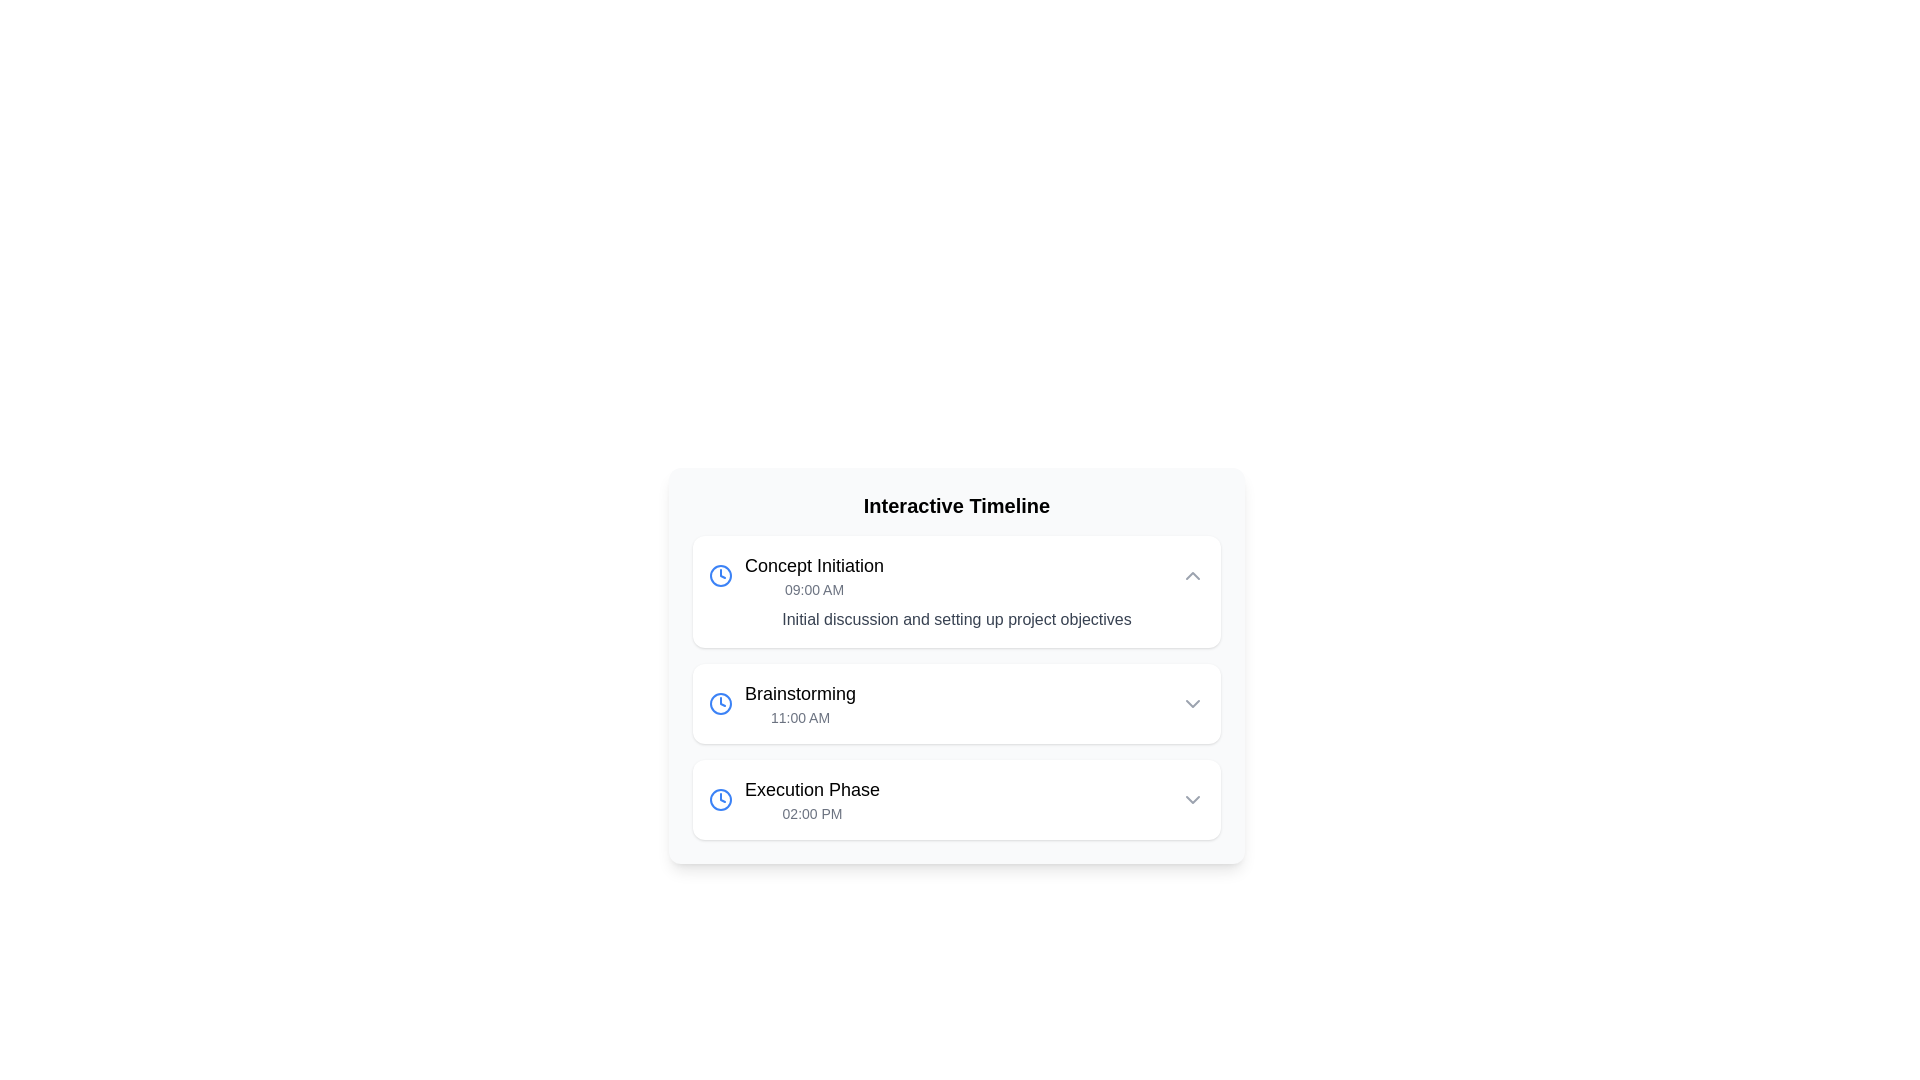 This screenshot has height=1080, width=1920. I want to click on the third entry in the vertical timeline, which represents a specific phase name and its time, so click(812, 798).